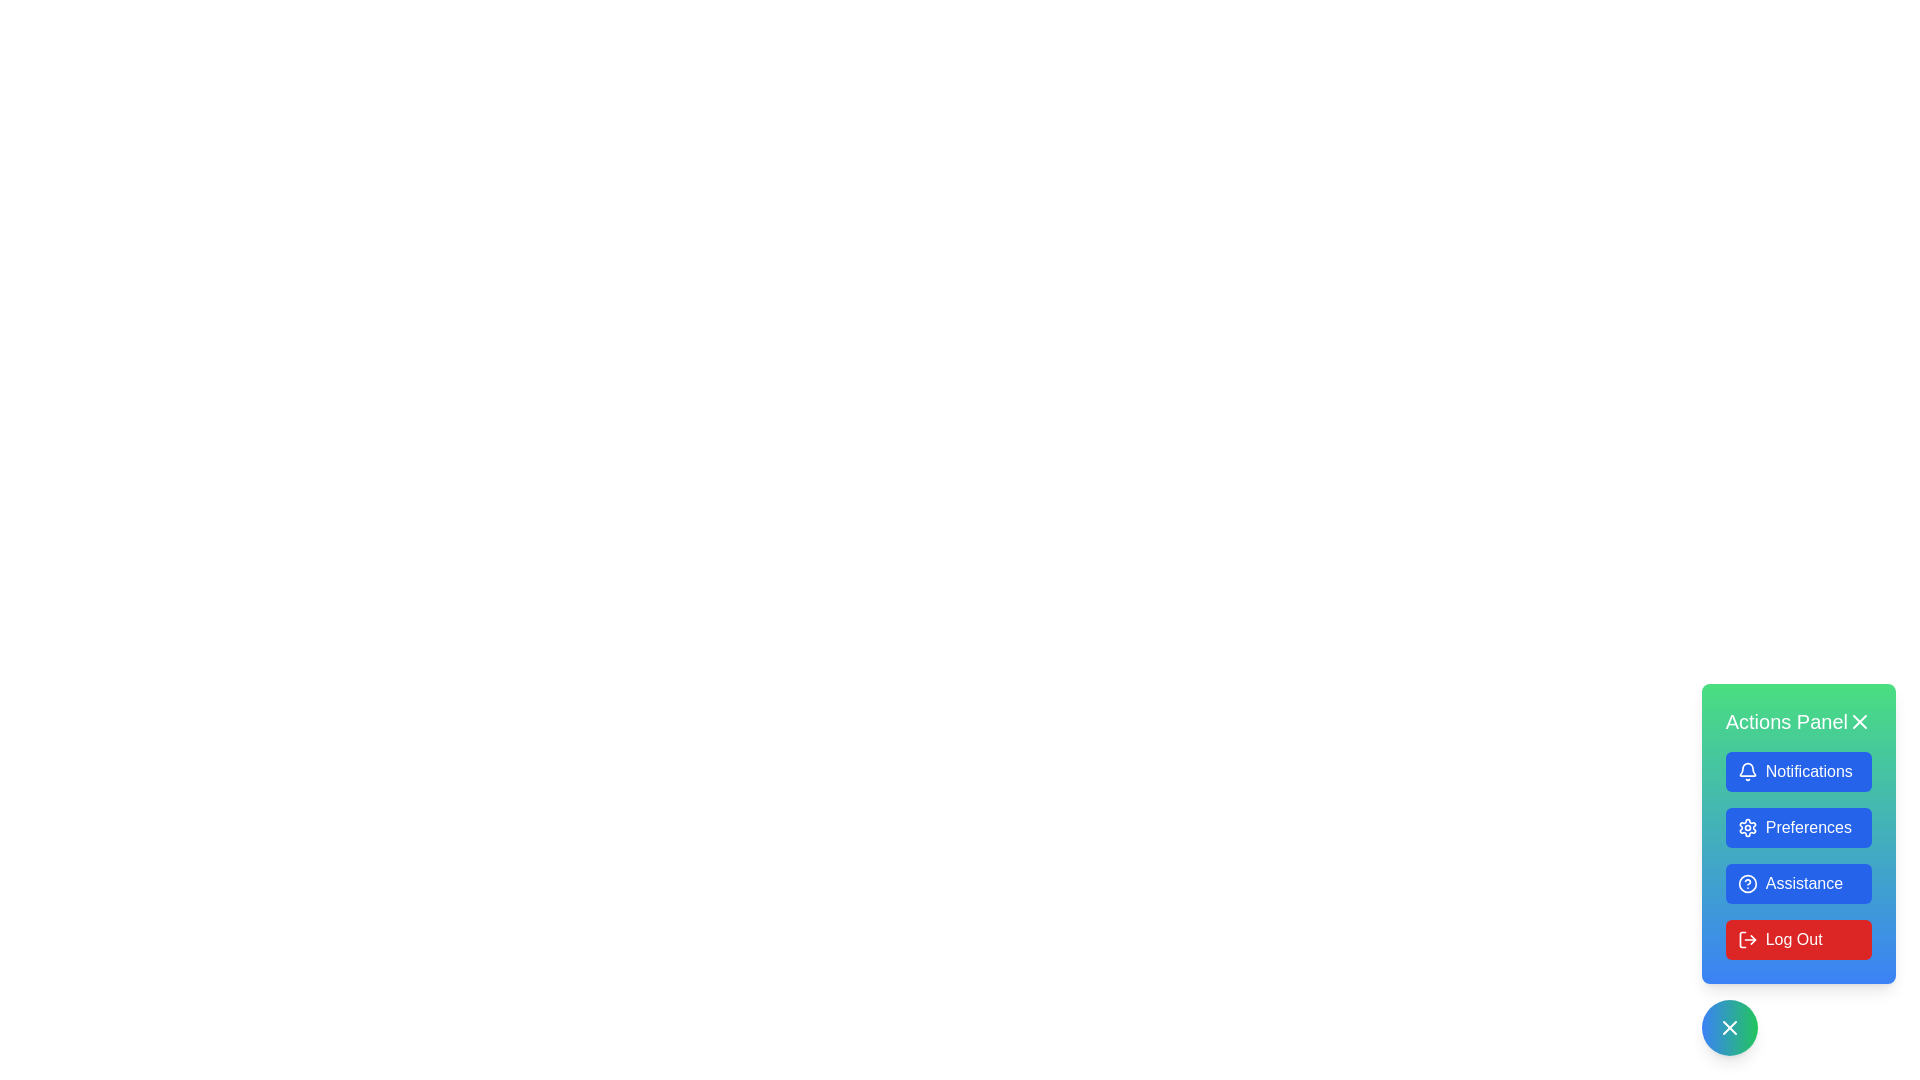 The image size is (1920, 1080). I want to click on the SVG graphical element representing a door in the Actions Panel, located next to the 'Log Out' button, so click(1741, 940).